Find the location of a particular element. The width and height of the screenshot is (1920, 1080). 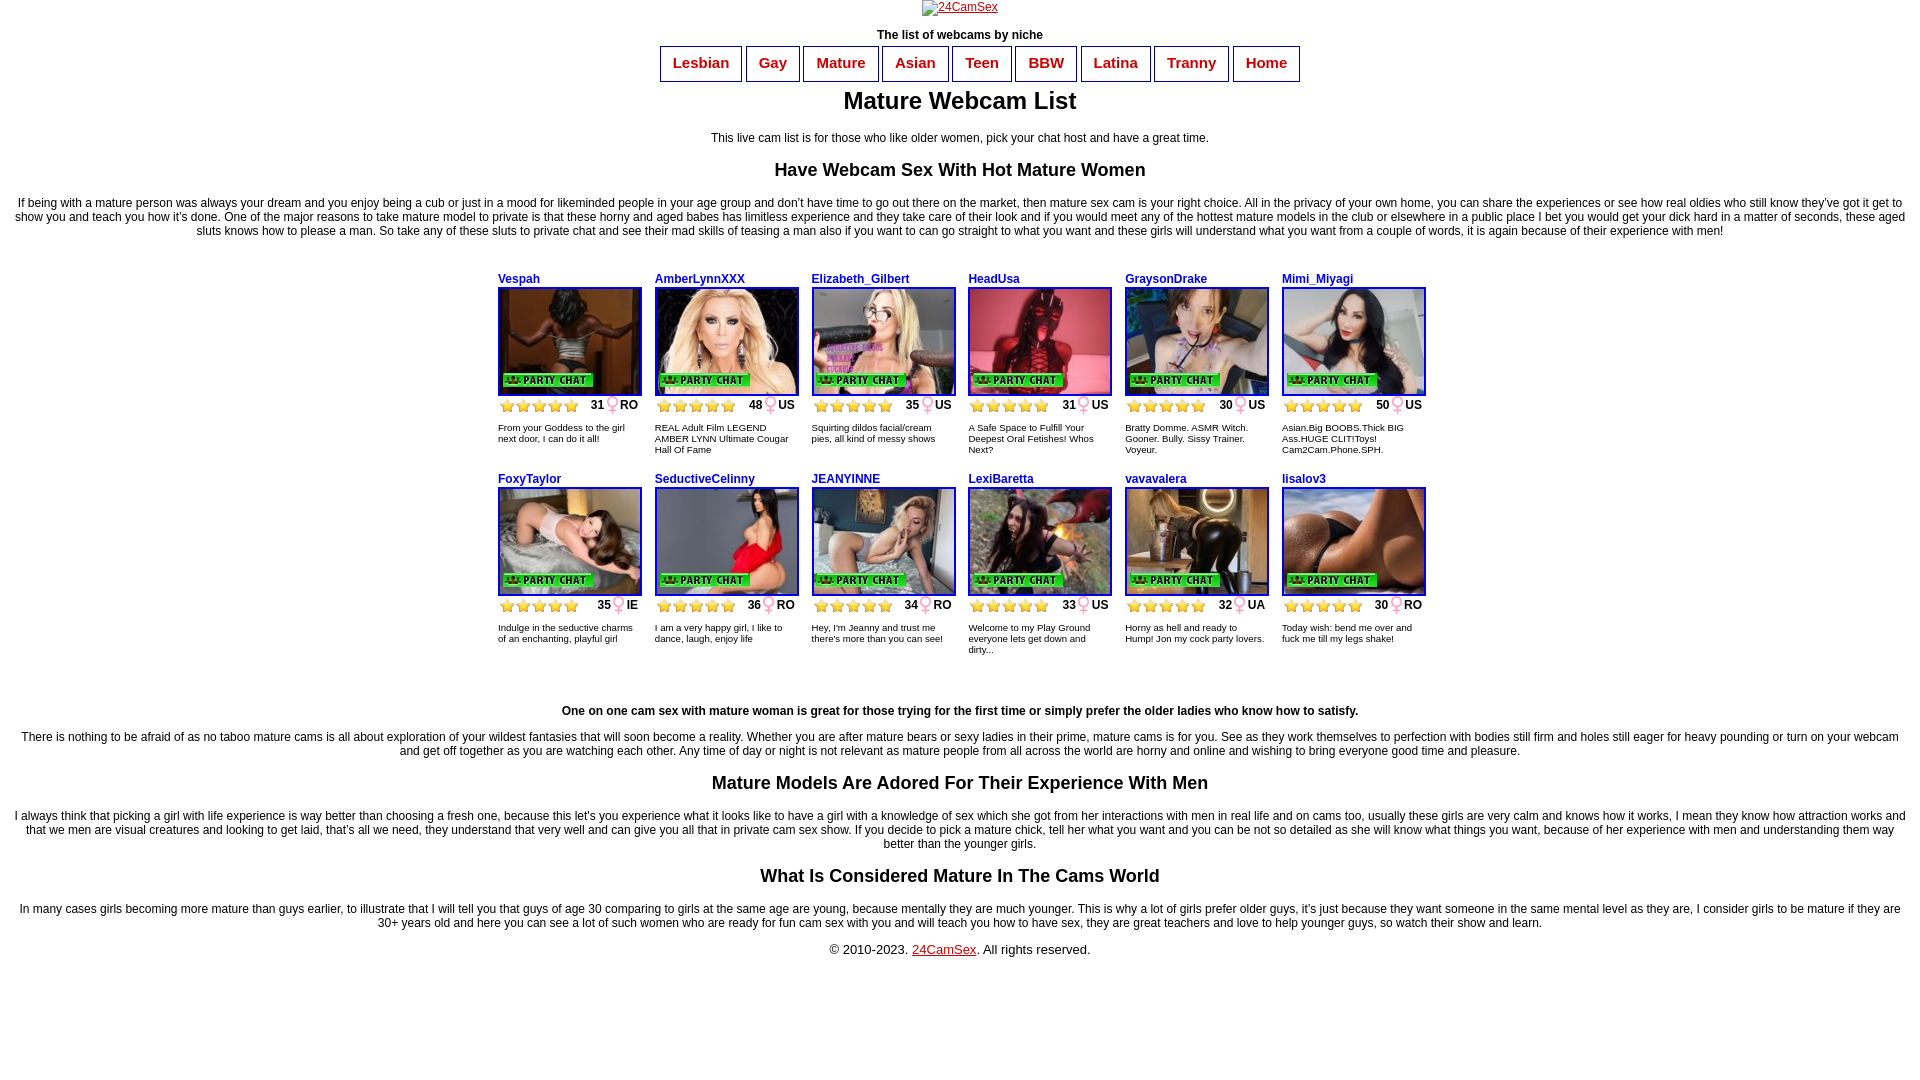

'Asian' is located at coordinates (914, 61).